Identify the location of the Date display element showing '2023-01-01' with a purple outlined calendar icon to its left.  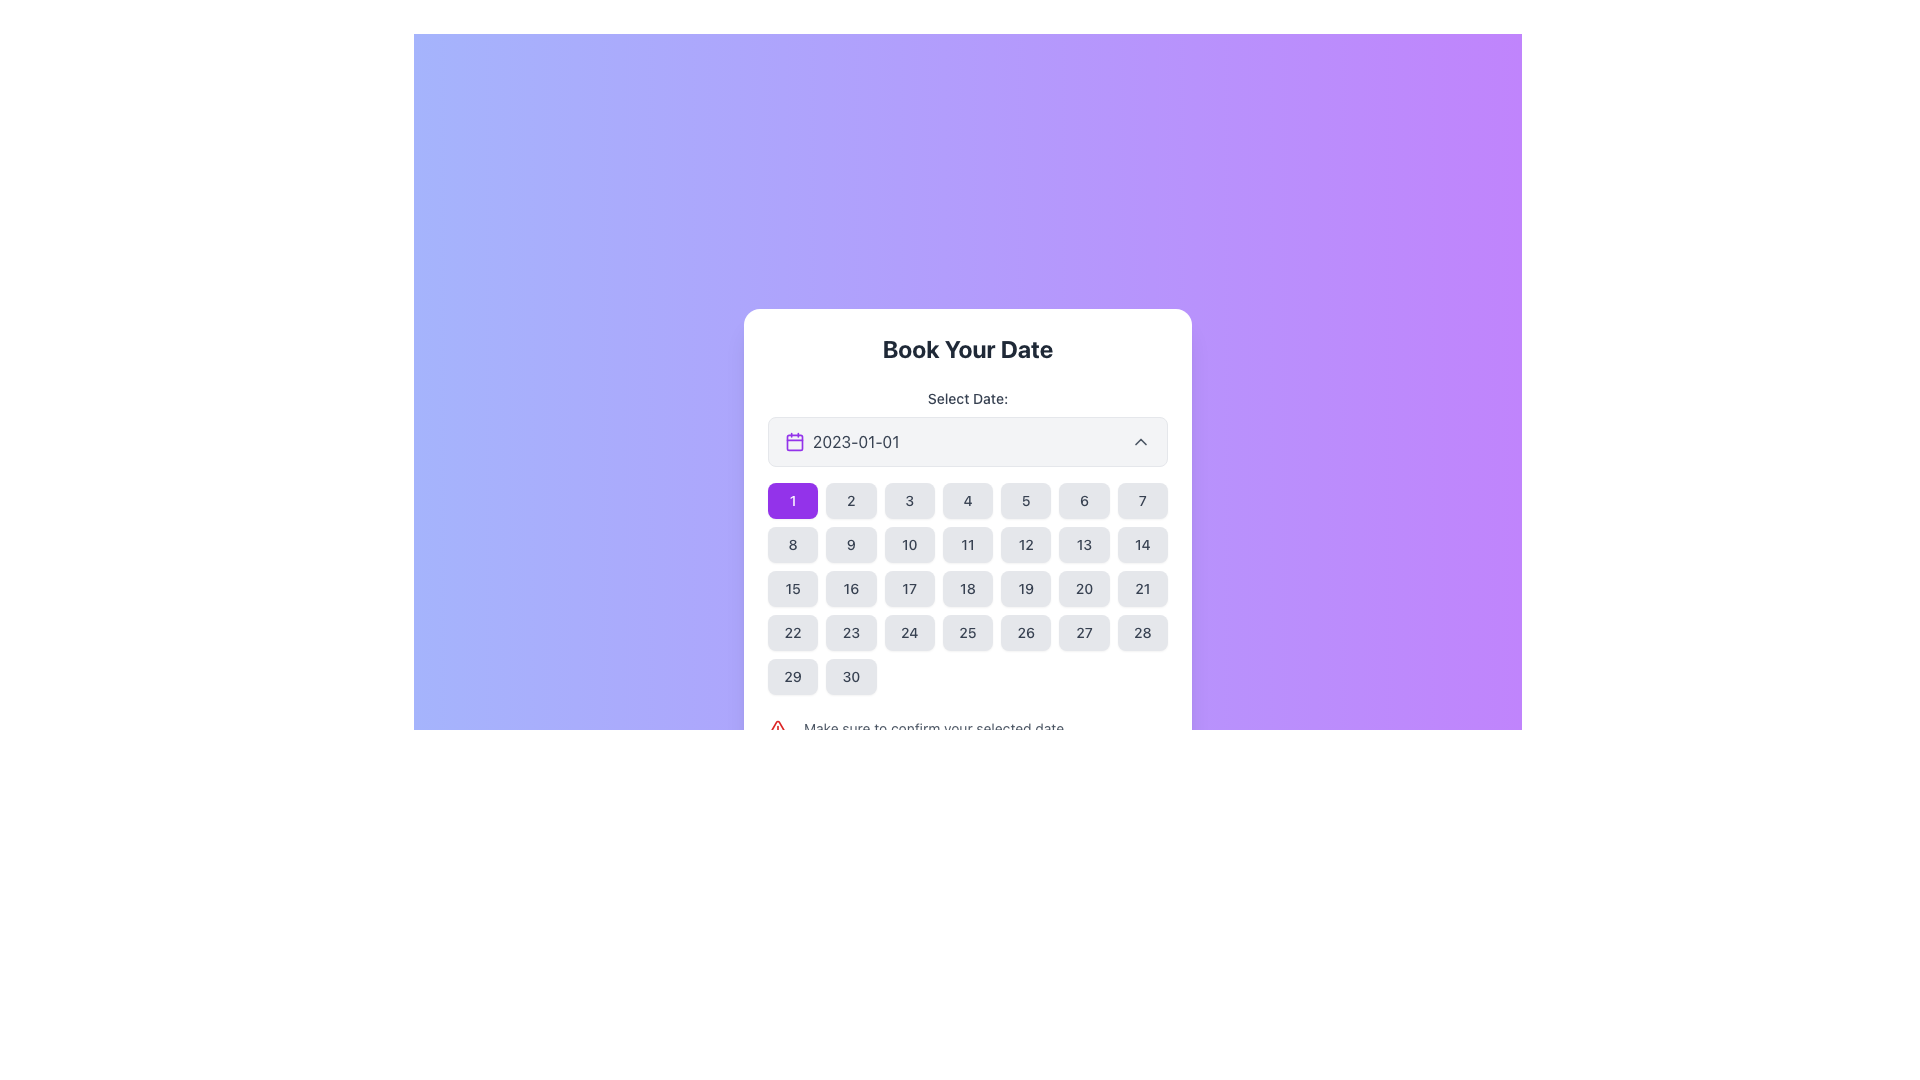
(842, 441).